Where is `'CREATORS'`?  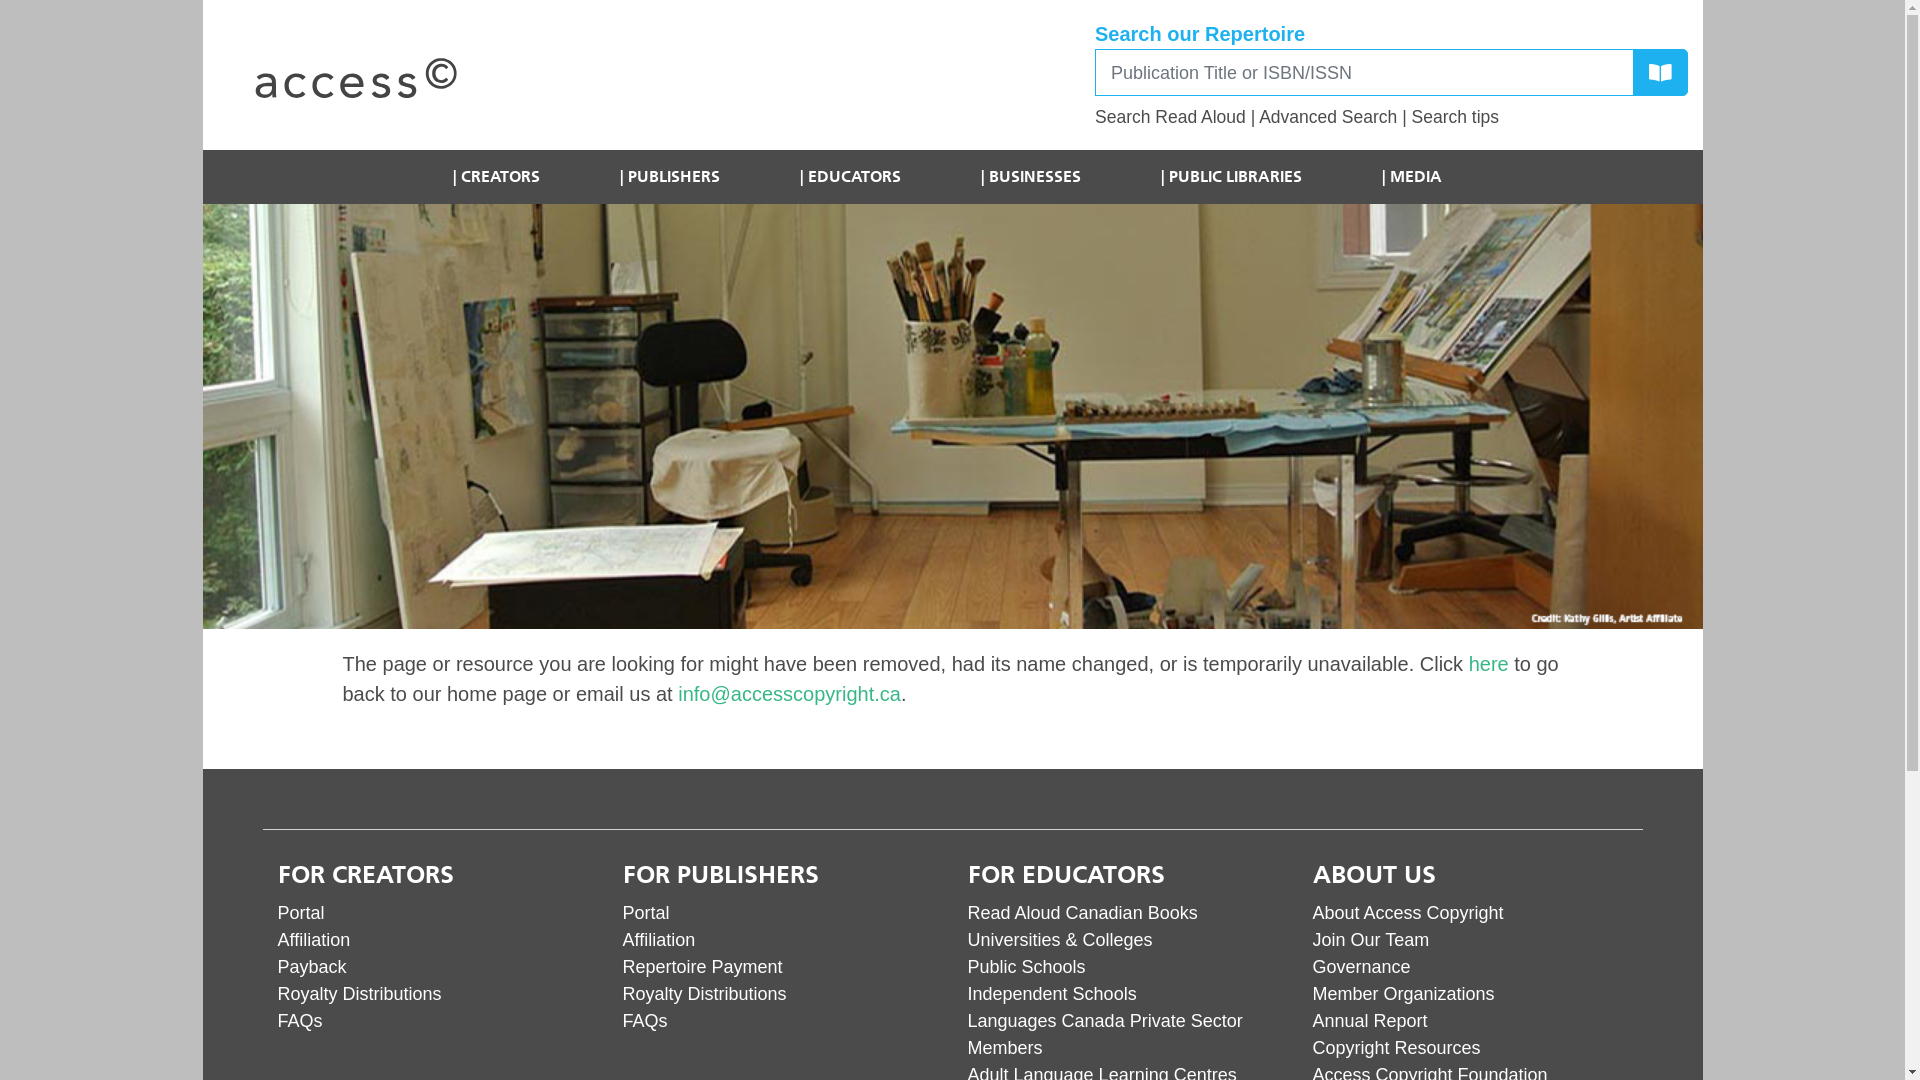 'CREATORS' is located at coordinates (496, 176).